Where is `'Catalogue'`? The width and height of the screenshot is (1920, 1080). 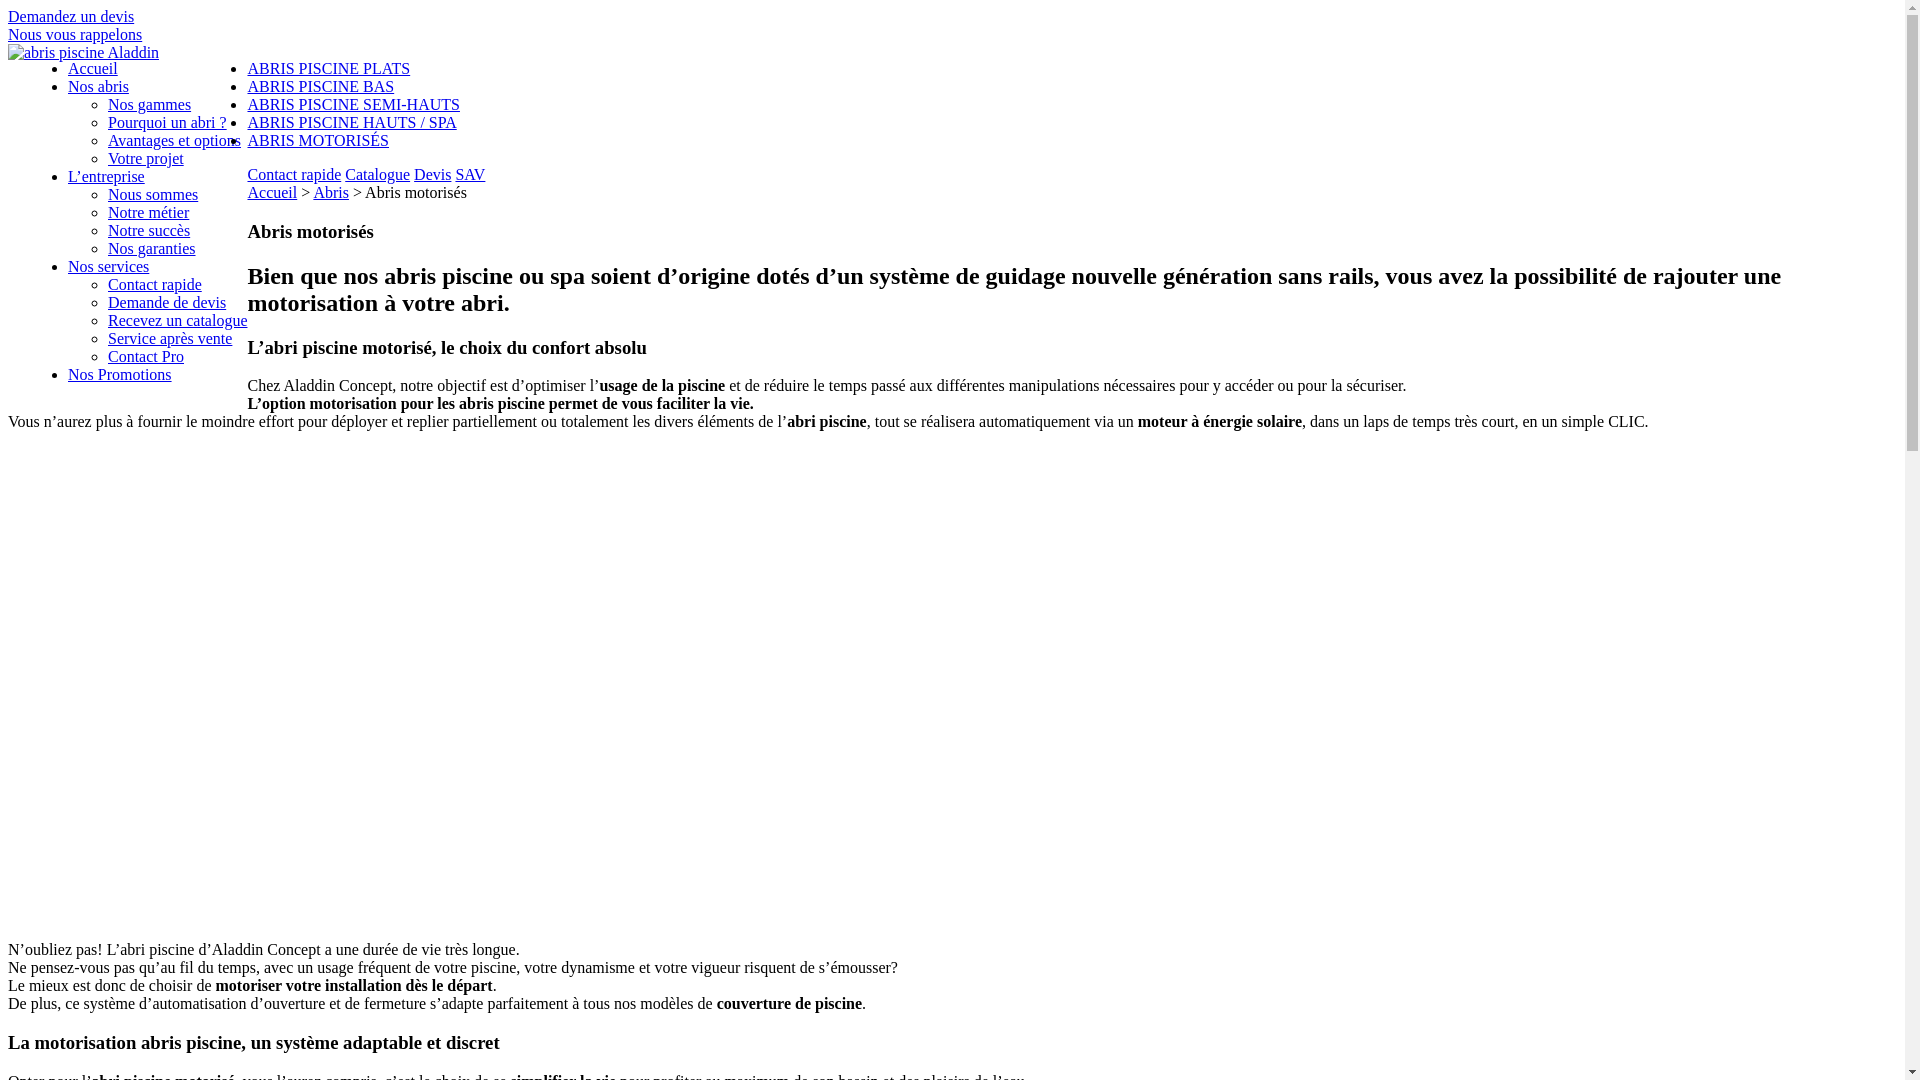 'Catalogue' is located at coordinates (377, 173).